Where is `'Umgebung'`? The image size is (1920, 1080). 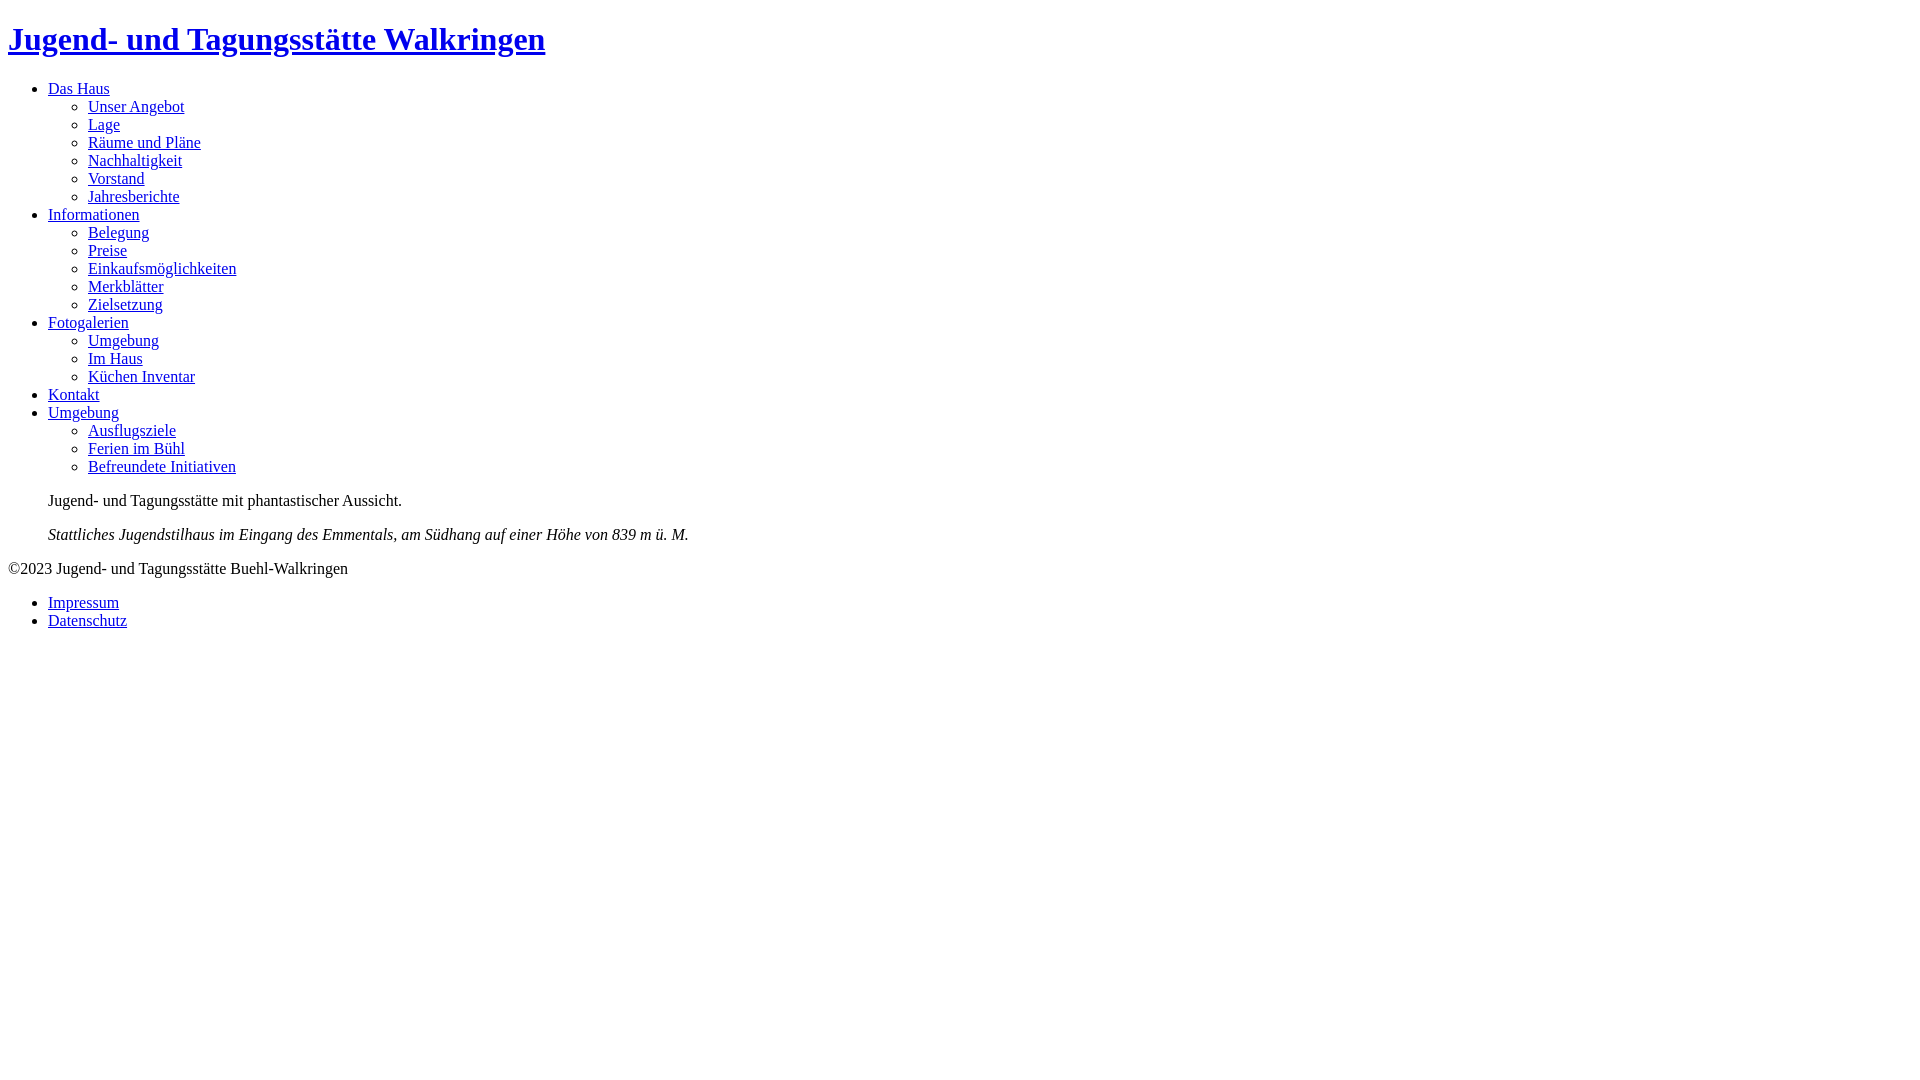
'Umgebung' is located at coordinates (82, 411).